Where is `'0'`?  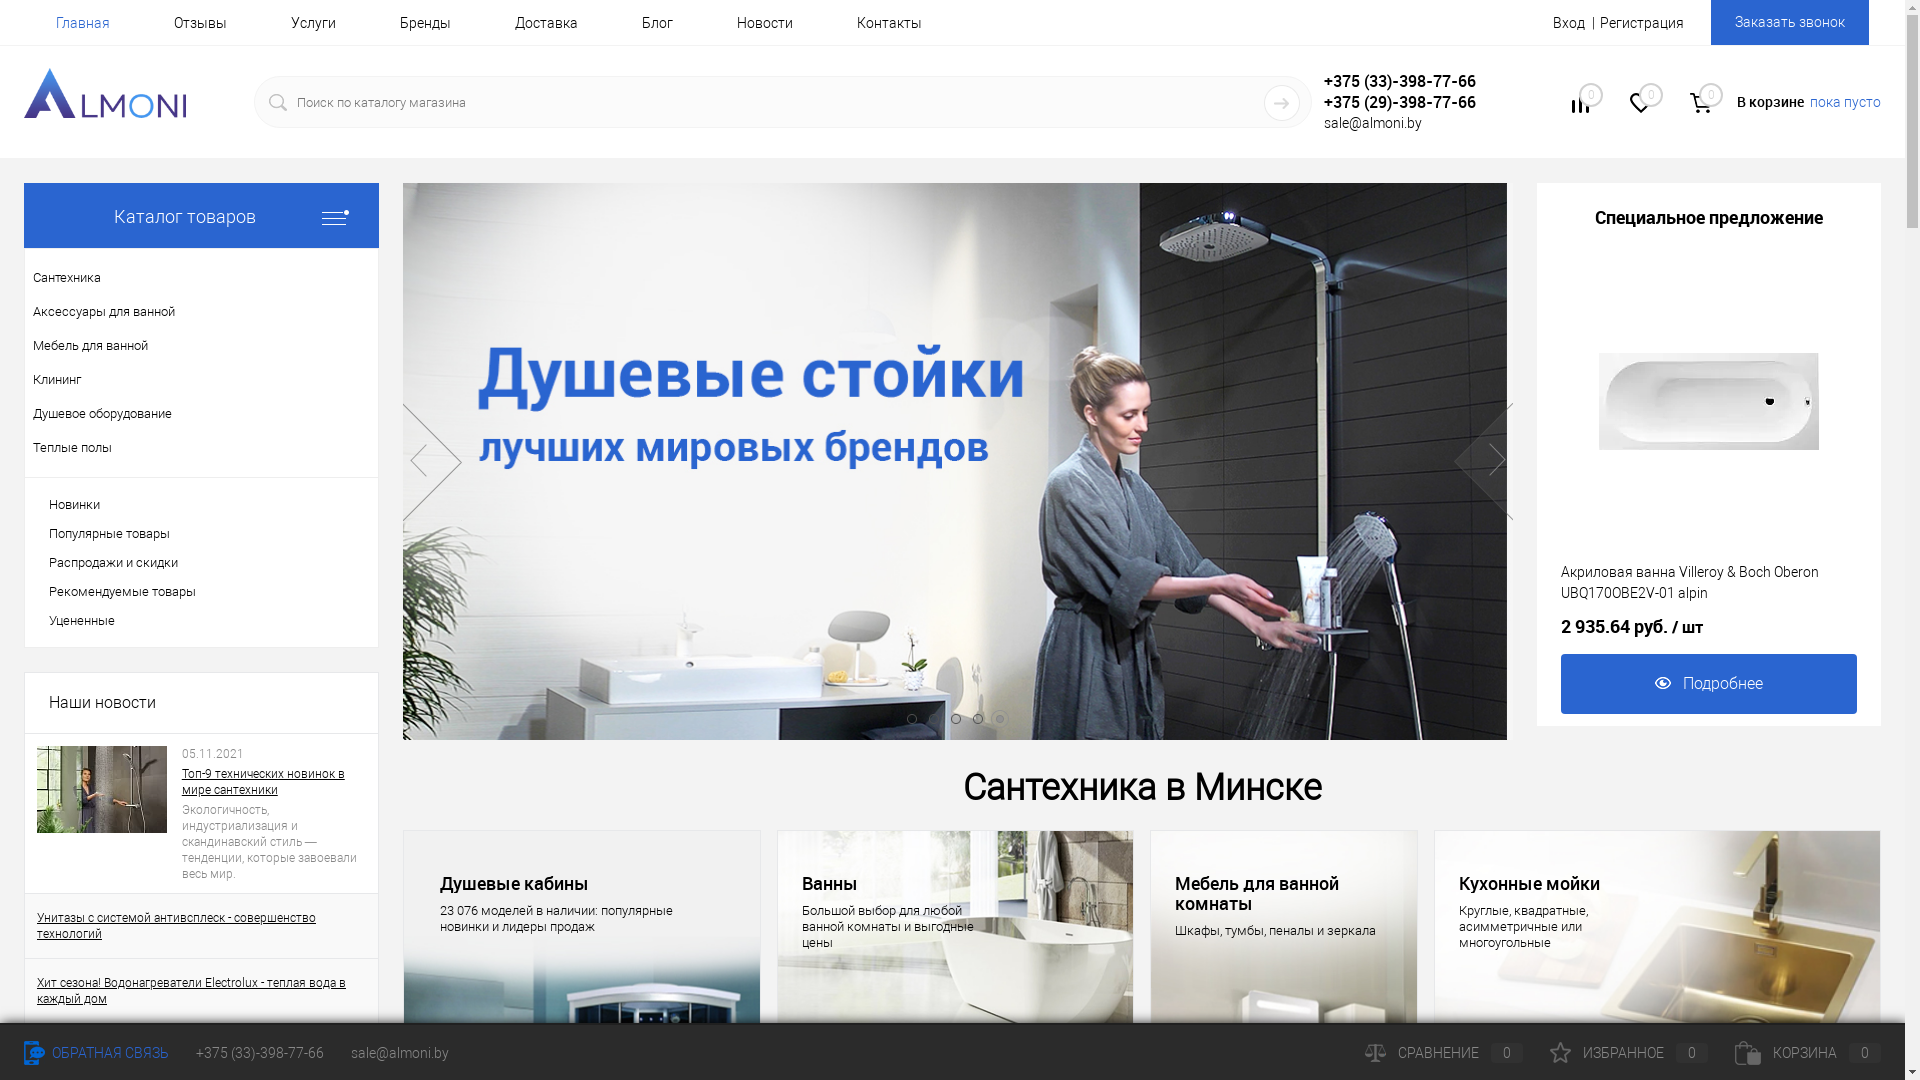 '0' is located at coordinates (1579, 105).